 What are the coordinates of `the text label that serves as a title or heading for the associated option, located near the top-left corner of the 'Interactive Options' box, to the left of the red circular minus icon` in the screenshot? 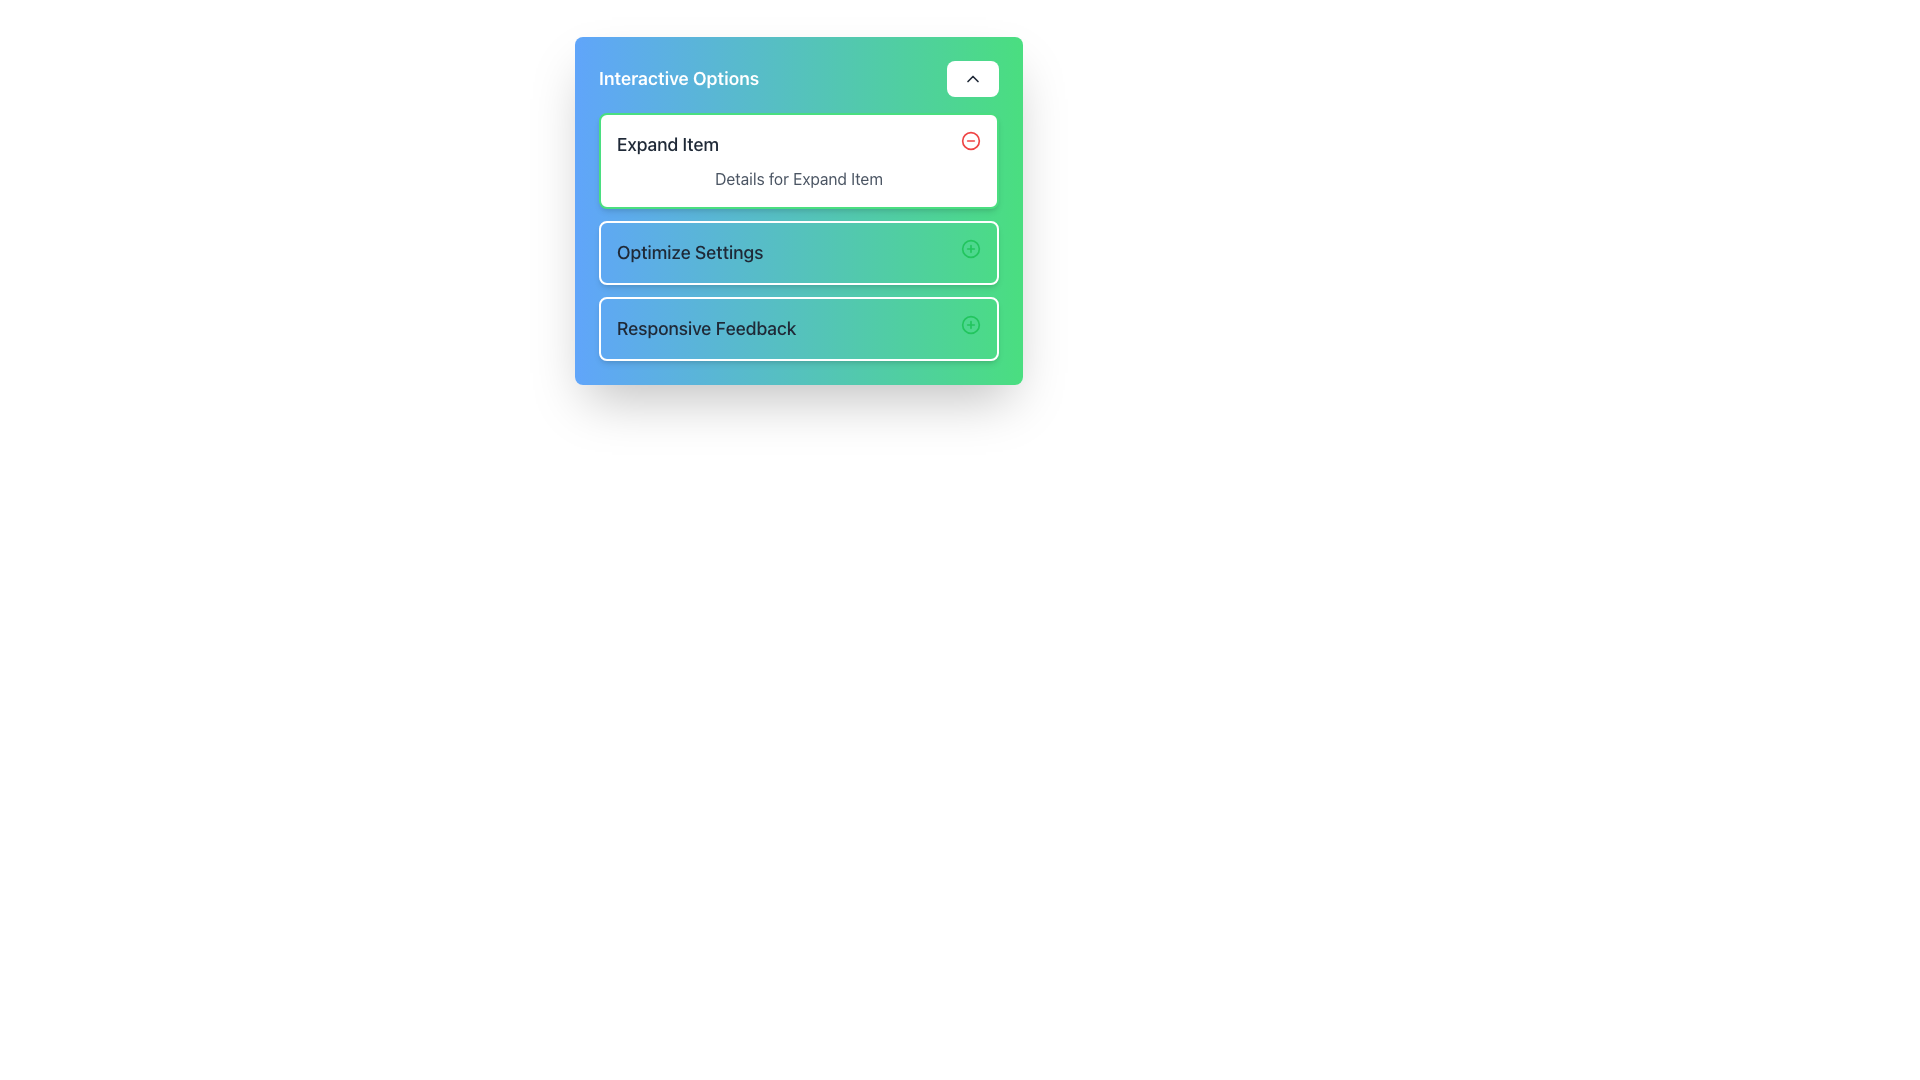 It's located at (667, 144).